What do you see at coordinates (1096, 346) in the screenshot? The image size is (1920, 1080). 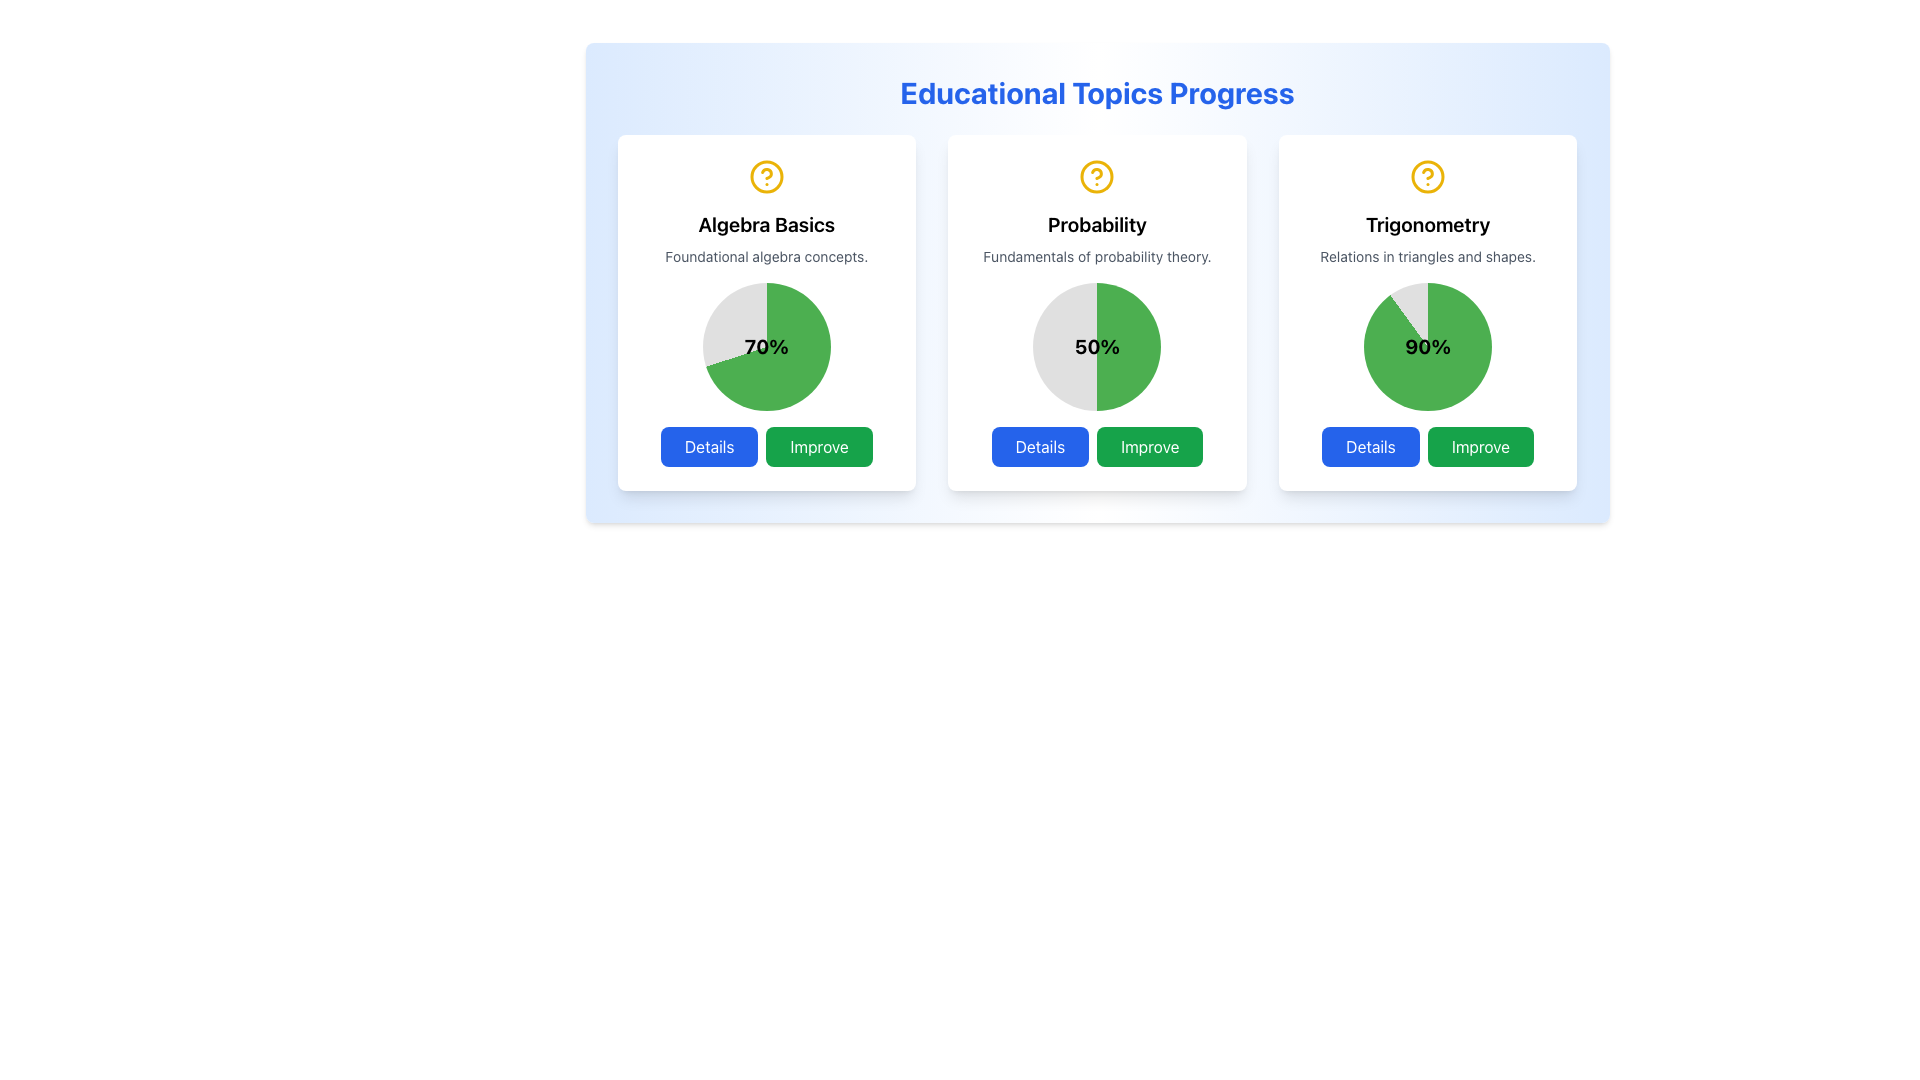 I see `the percentage displayed in the Circular Progress Indicator, which shows '50%' in bold black text at the center of the circular visual representation` at bounding box center [1096, 346].